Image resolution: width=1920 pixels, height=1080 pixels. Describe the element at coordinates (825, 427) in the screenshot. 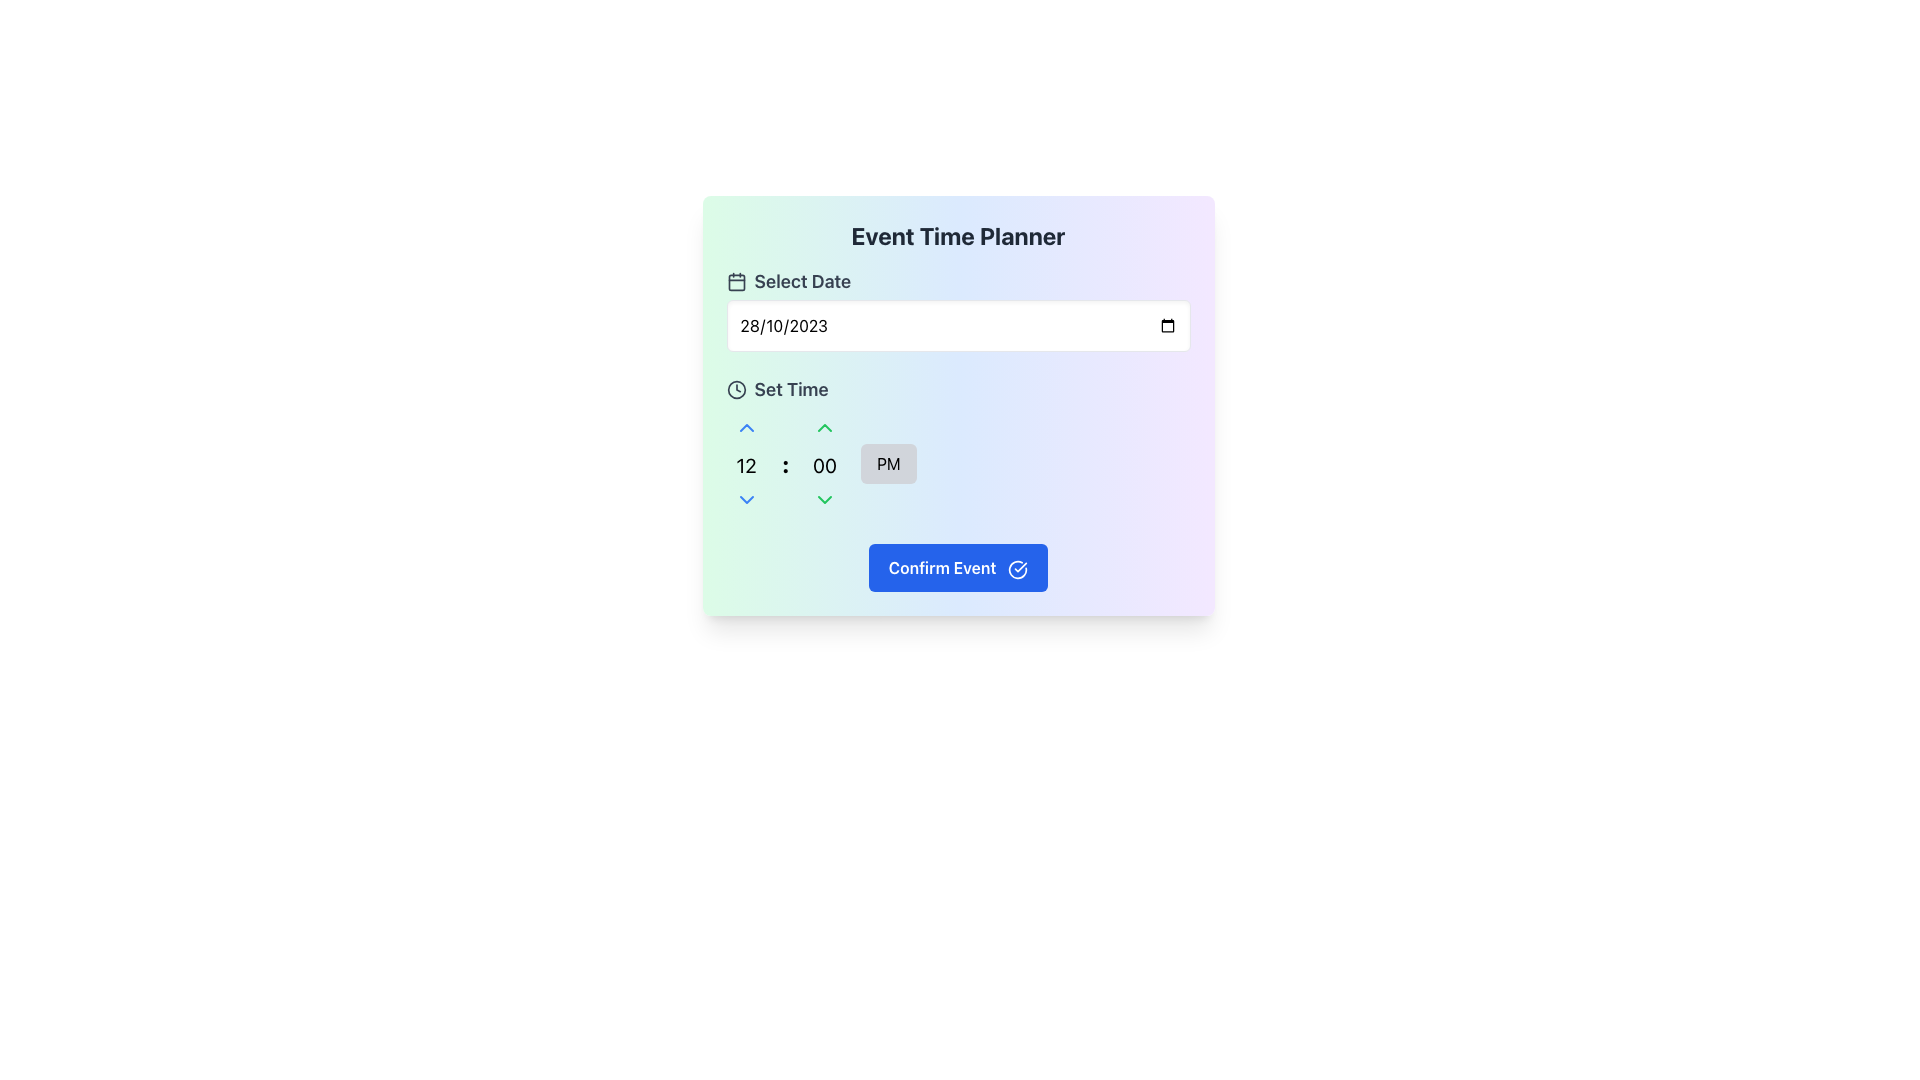

I see `the button that increments the minute value in the 'Set Time' section, positioned between the hour and minute adjustment sections, above the '00' text` at that location.